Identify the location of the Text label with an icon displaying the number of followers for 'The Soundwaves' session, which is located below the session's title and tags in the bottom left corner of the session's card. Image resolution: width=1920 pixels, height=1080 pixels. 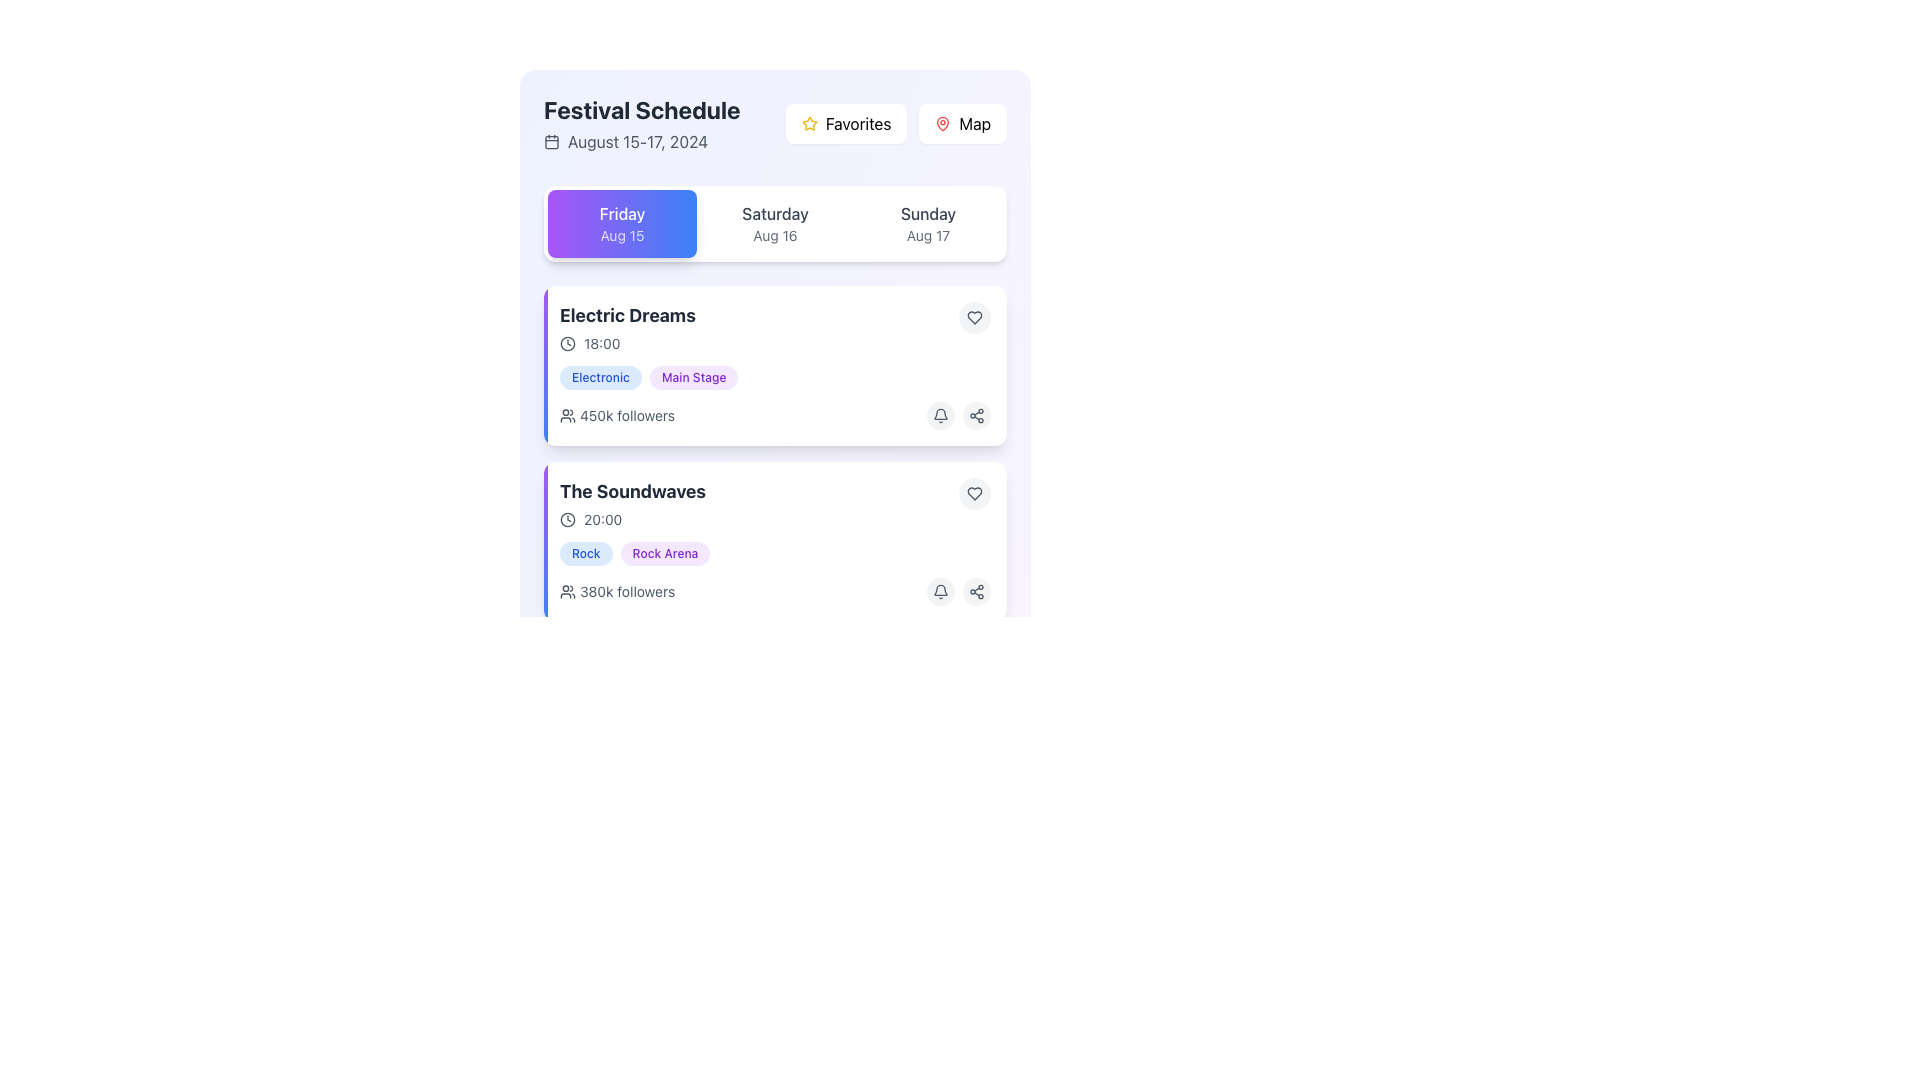
(616, 590).